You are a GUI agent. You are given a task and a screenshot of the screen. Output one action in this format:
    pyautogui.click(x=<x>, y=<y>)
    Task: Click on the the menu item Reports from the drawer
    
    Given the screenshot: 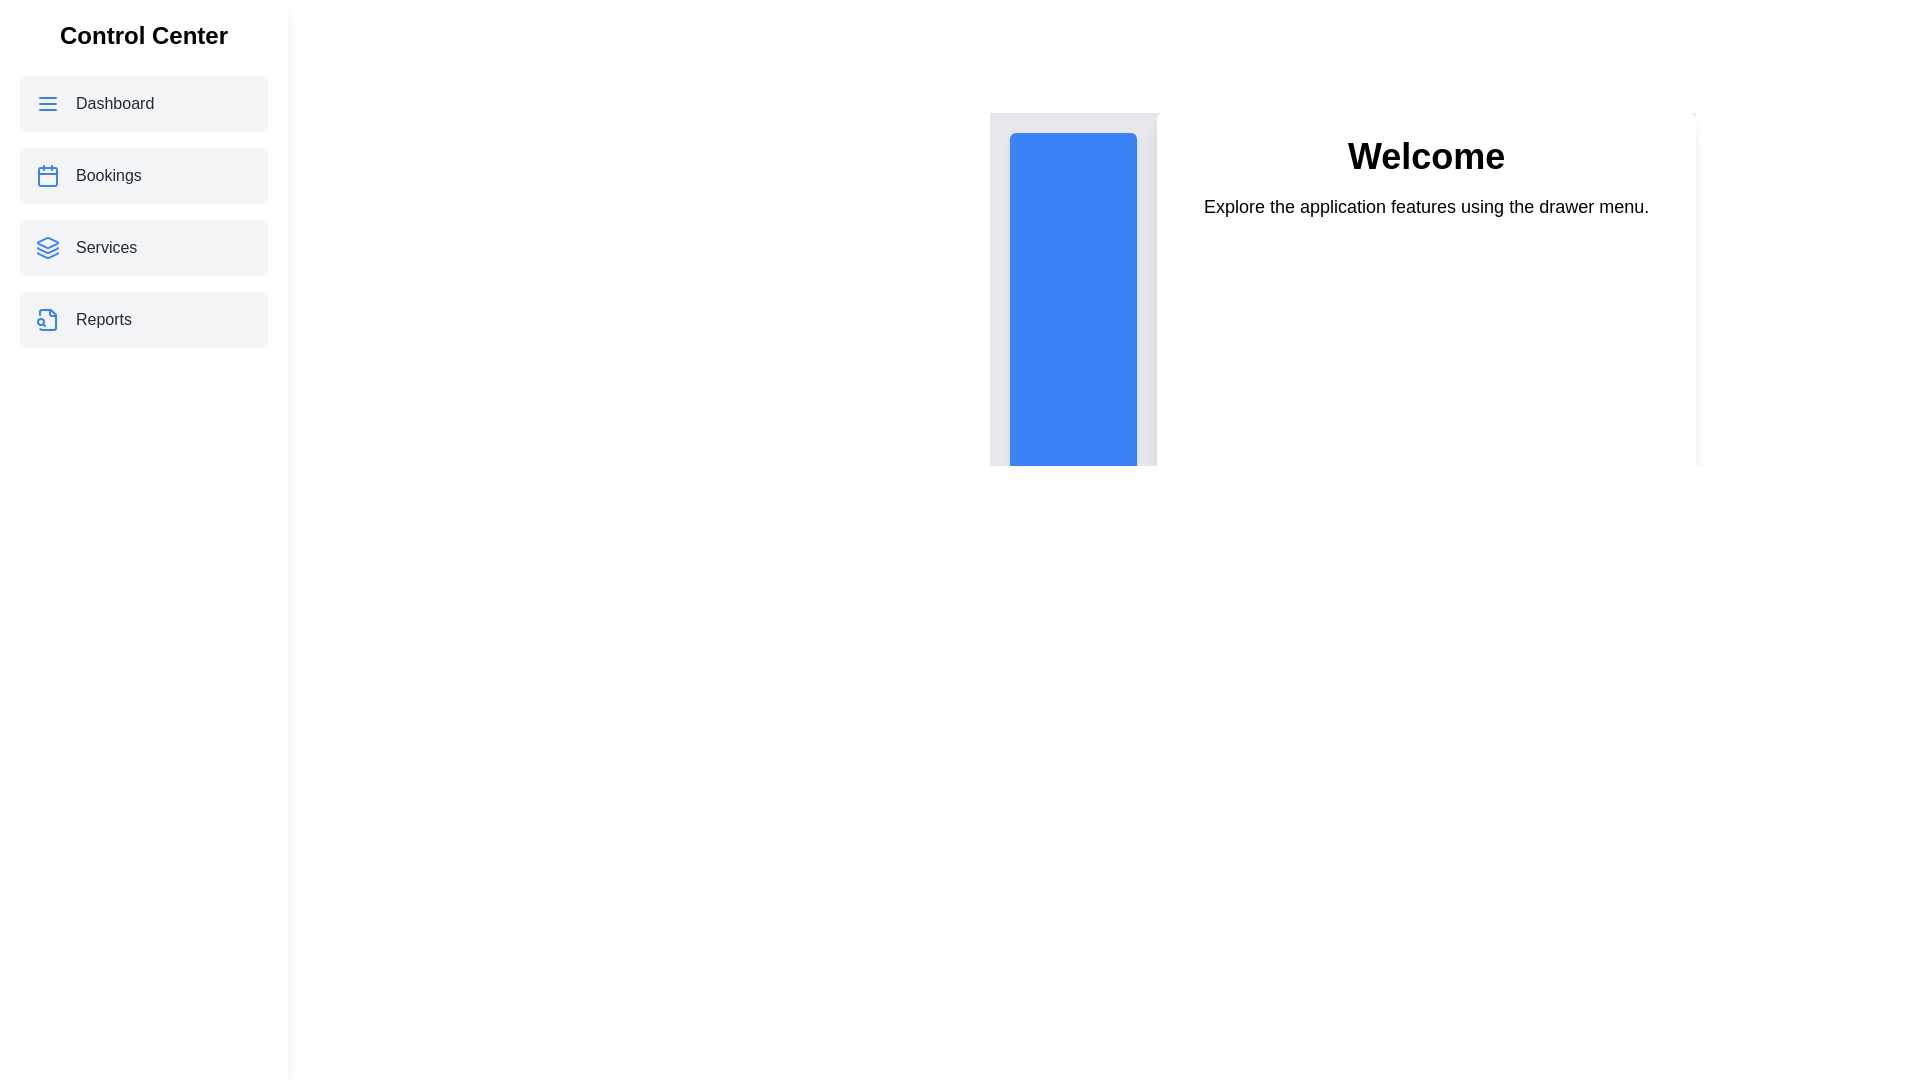 What is the action you would take?
    pyautogui.click(x=143, y=319)
    